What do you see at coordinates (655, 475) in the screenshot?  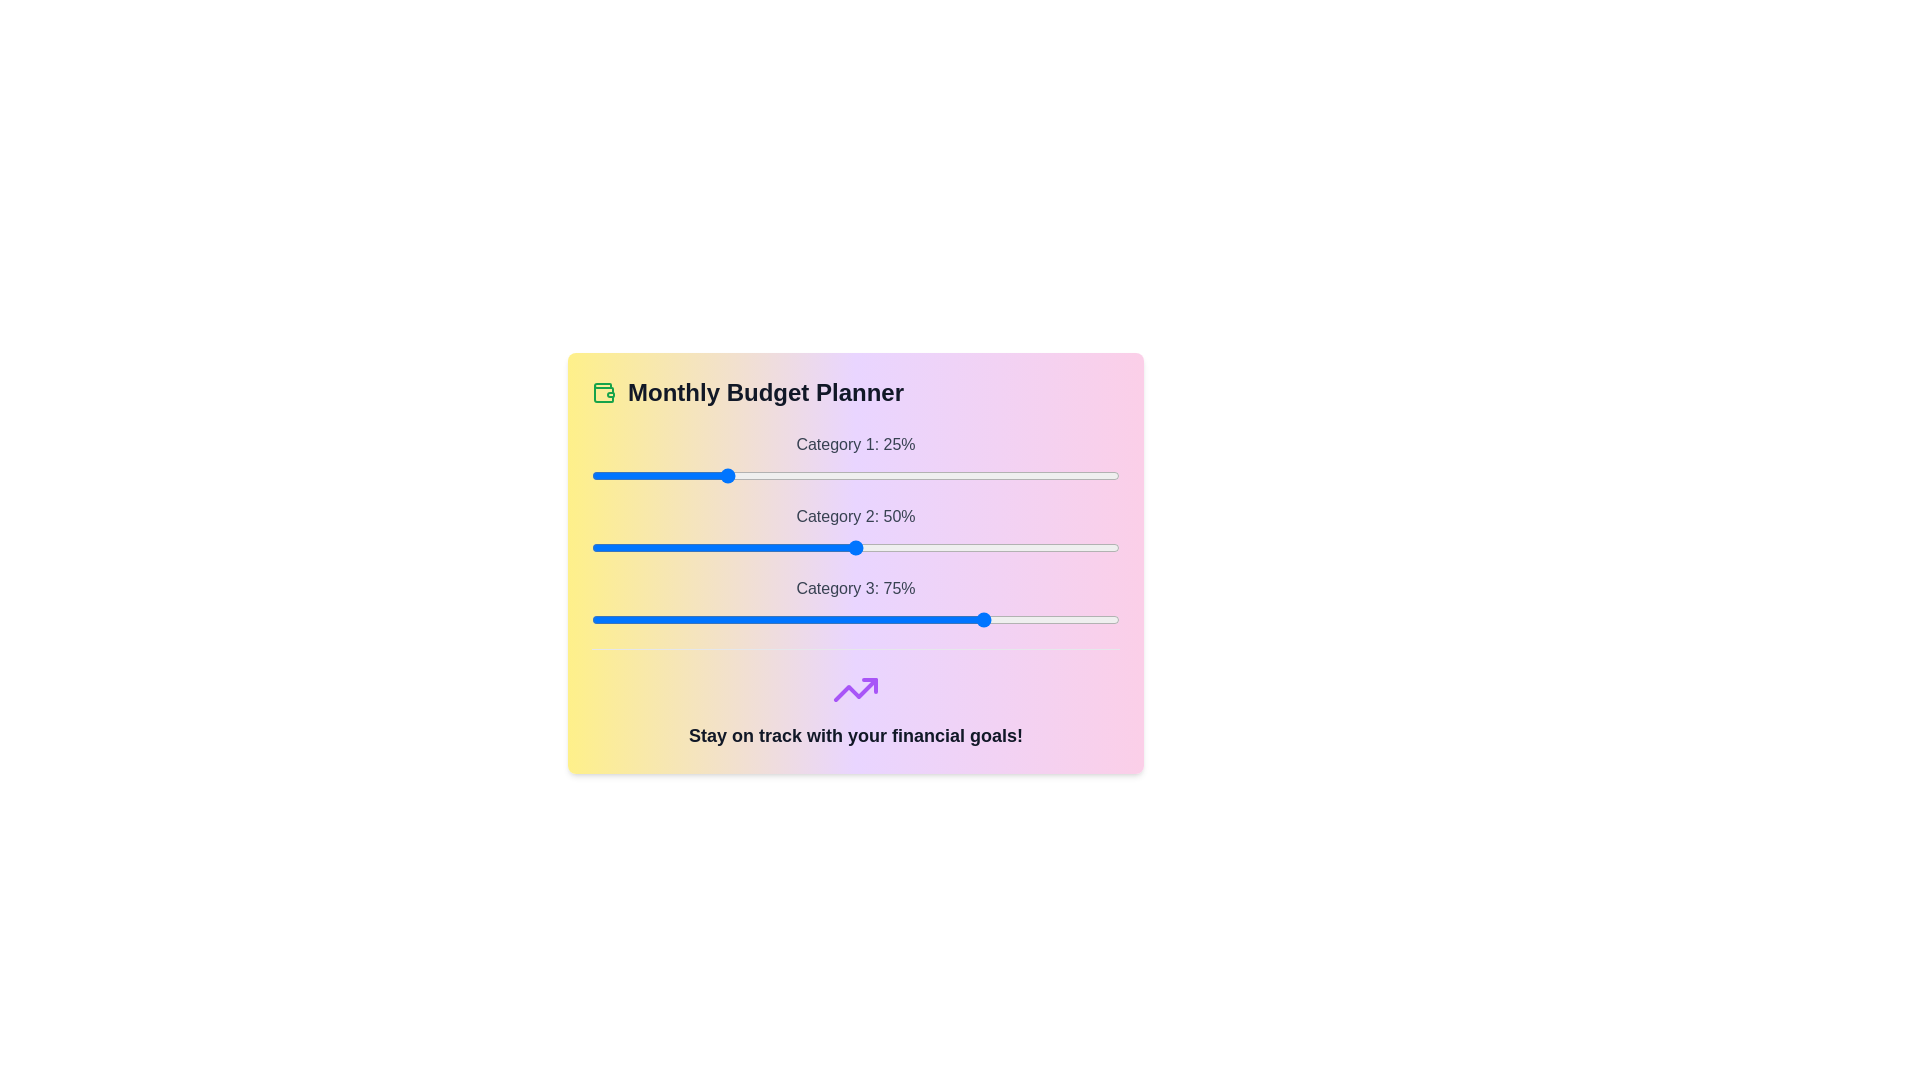 I see `the slider for Category 1 to 12%` at bounding box center [655, 475].